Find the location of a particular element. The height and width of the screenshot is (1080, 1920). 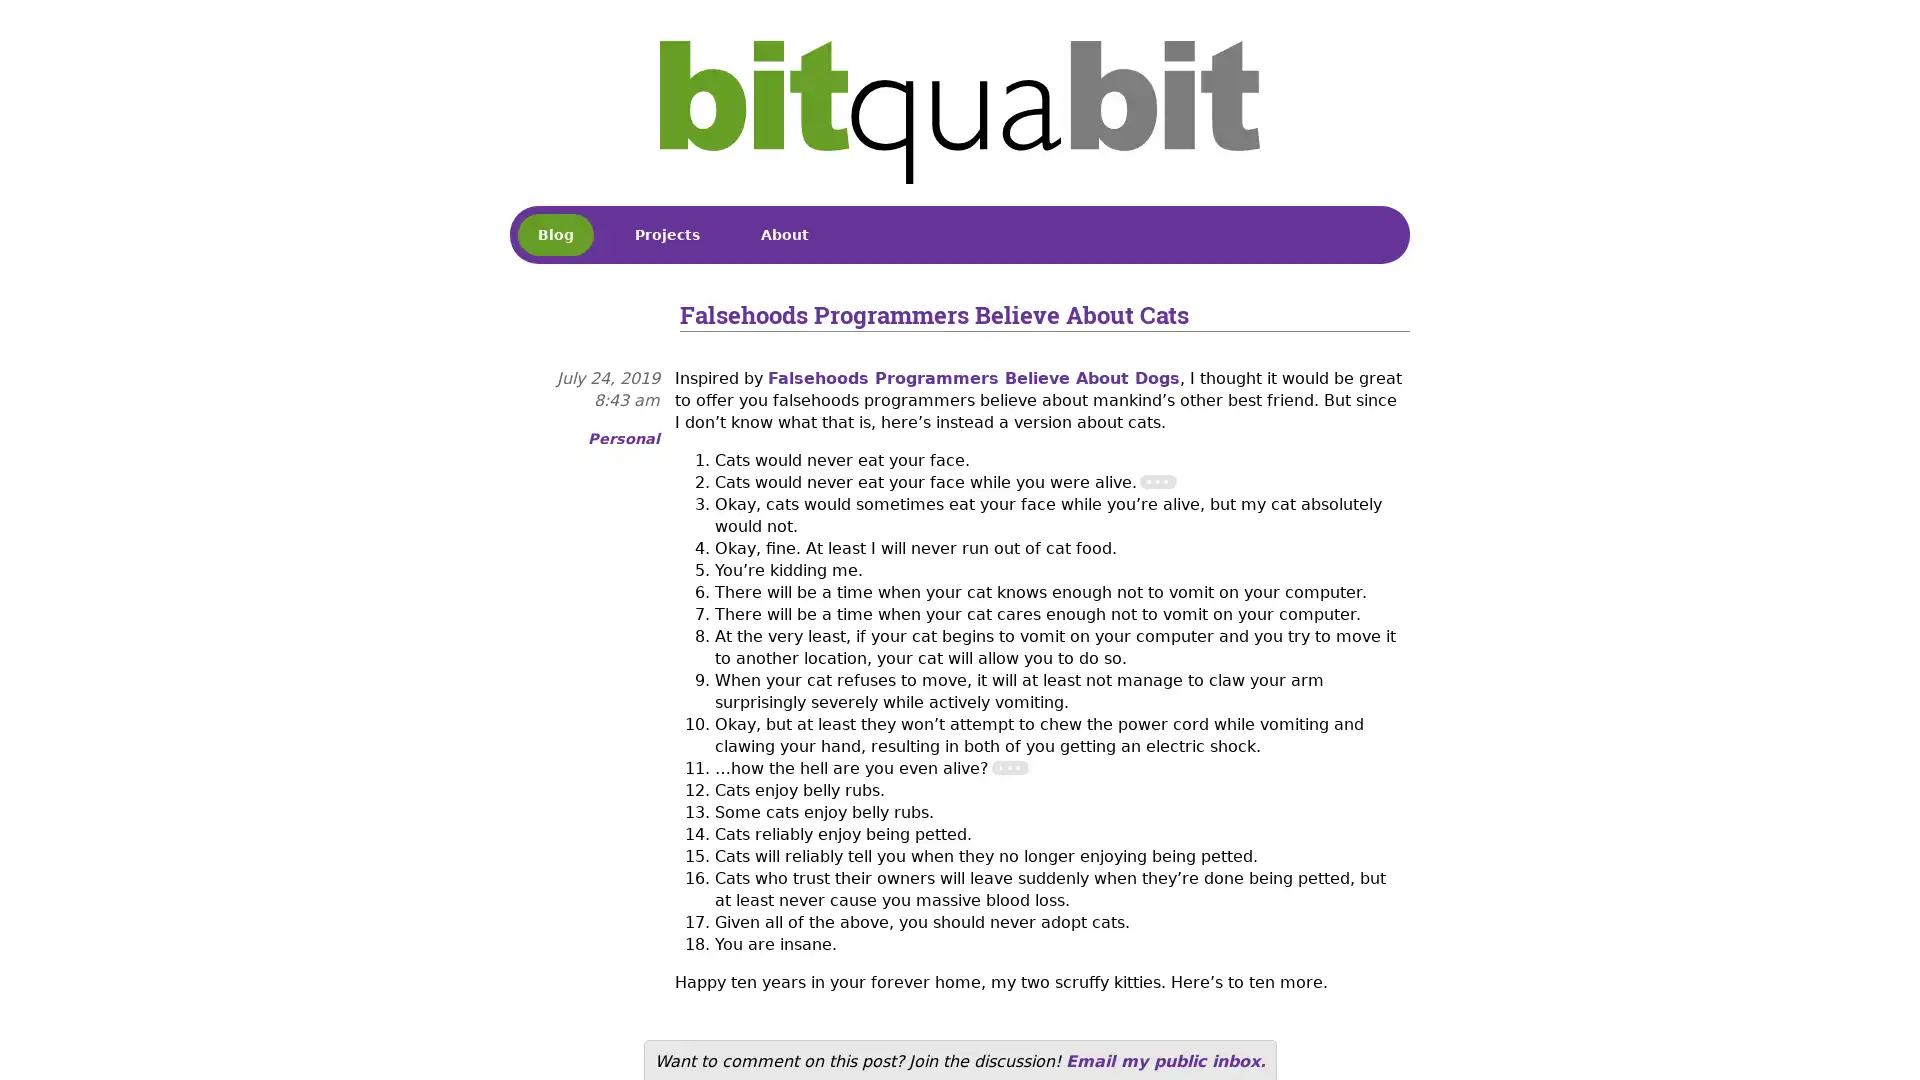

Footnote 1 is located at coordinates (1157, 481).